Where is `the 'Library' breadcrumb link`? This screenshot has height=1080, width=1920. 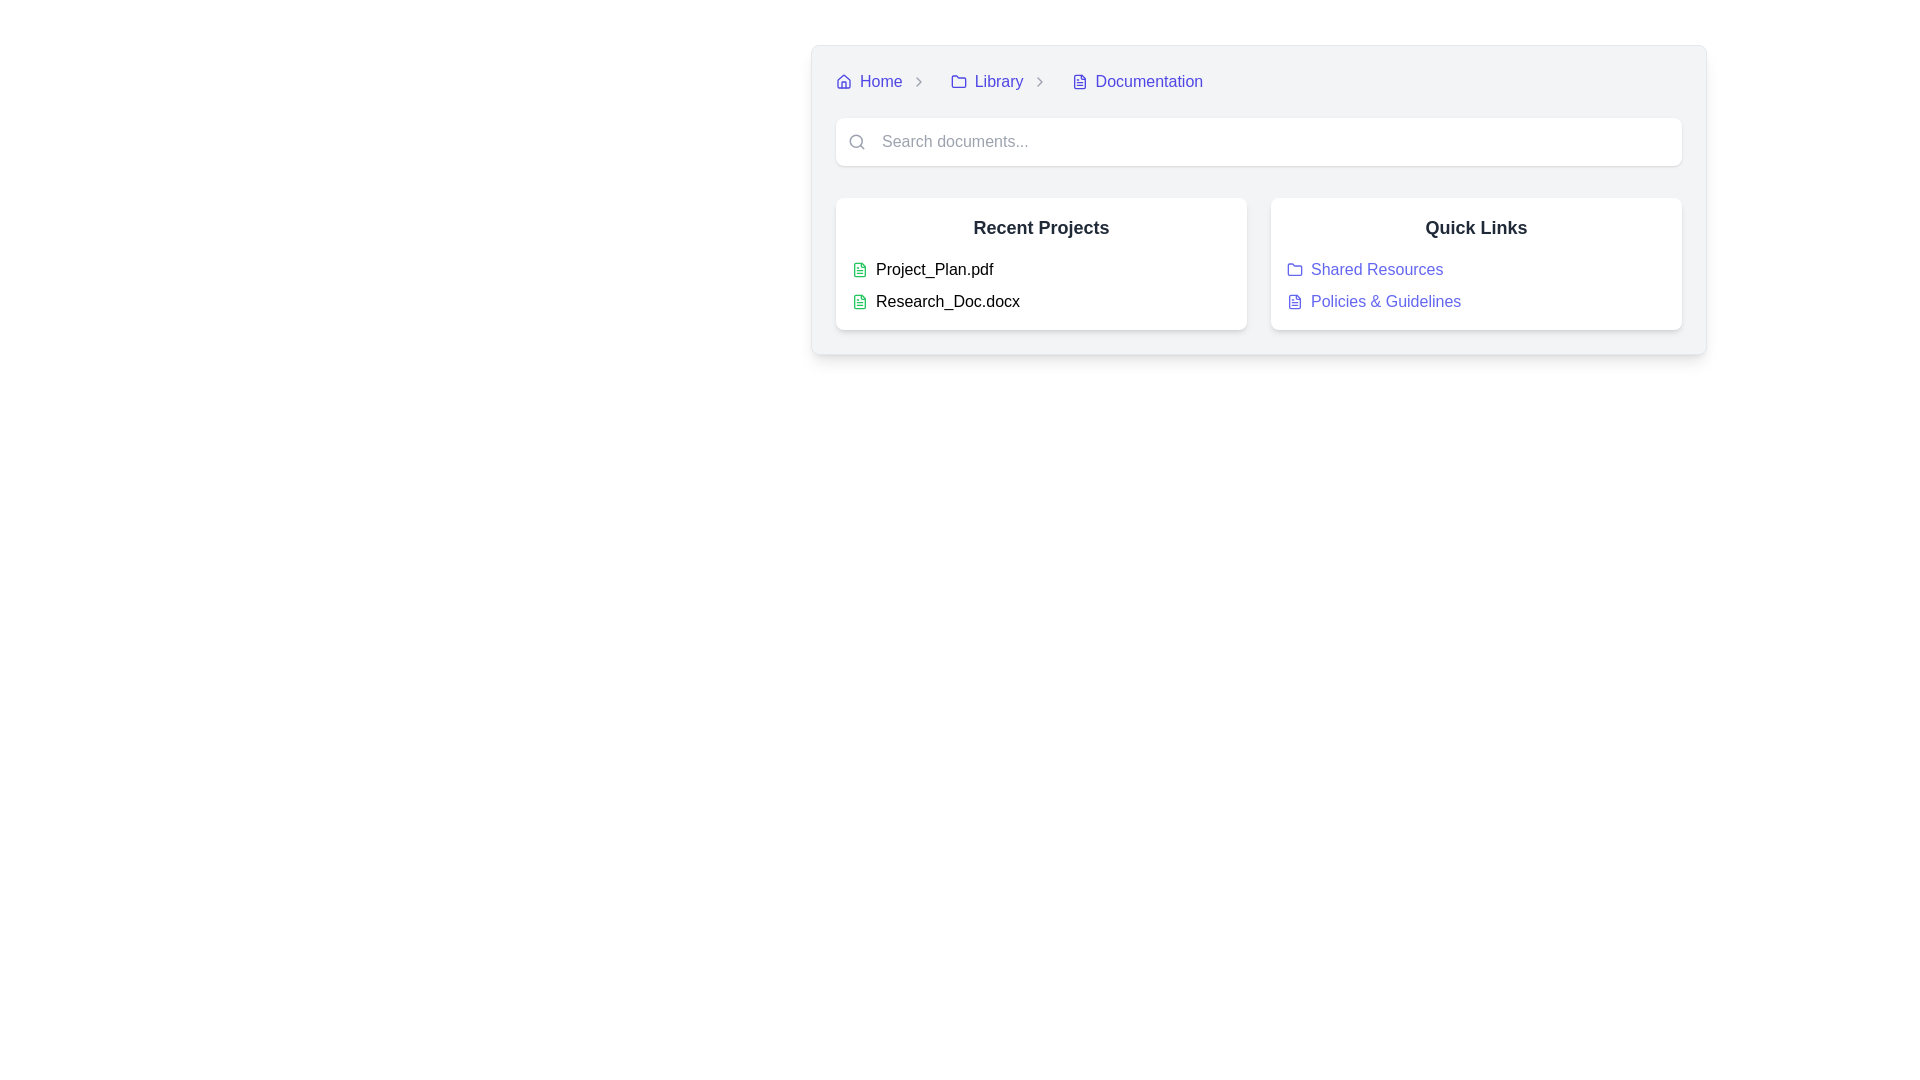 the 'Library' breadcrumb link is located at coordinates (1003, 80).